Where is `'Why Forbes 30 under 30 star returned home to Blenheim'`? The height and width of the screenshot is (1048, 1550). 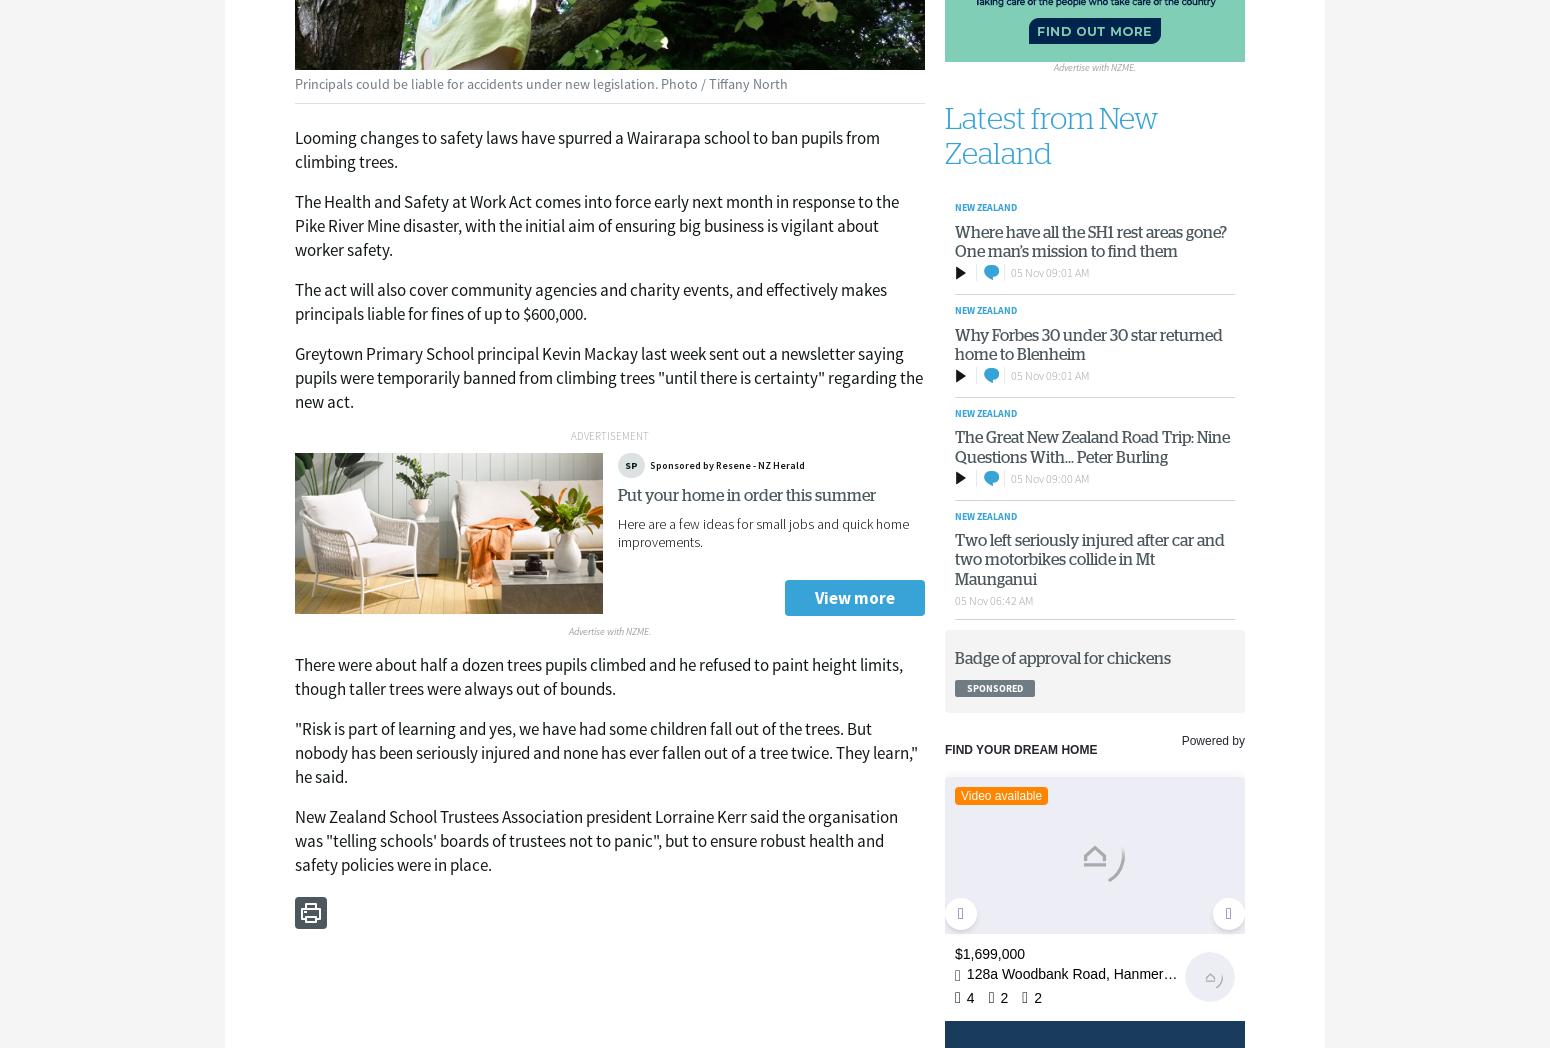
'Why Forbes 30 under 30 star returned home to Blenheim' is located at coordinates (1086, 344).